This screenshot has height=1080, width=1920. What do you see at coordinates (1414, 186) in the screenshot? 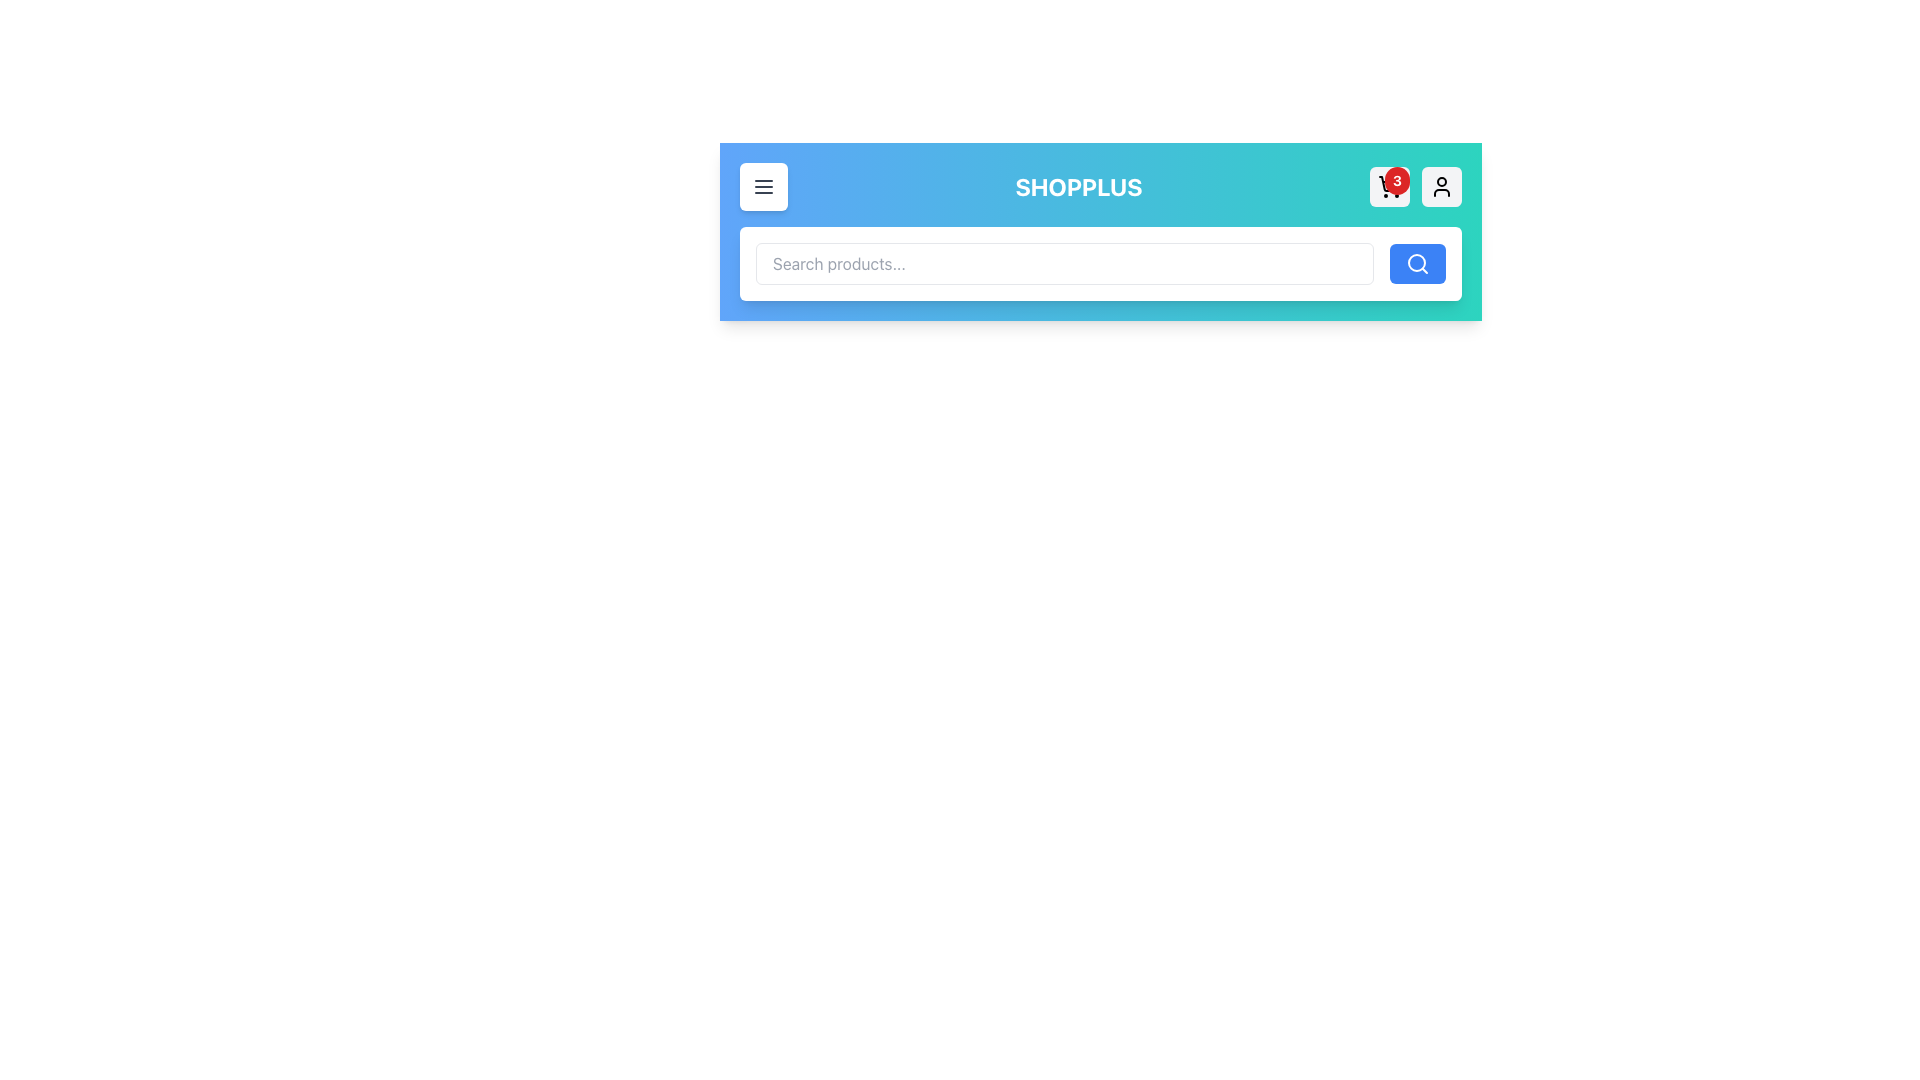
I see `the shopping cart icon located at the top right corner of the navigation bar, adjacent to the Notification badge which indicates the number of items in the cart` at bounding box center [1414, 186].